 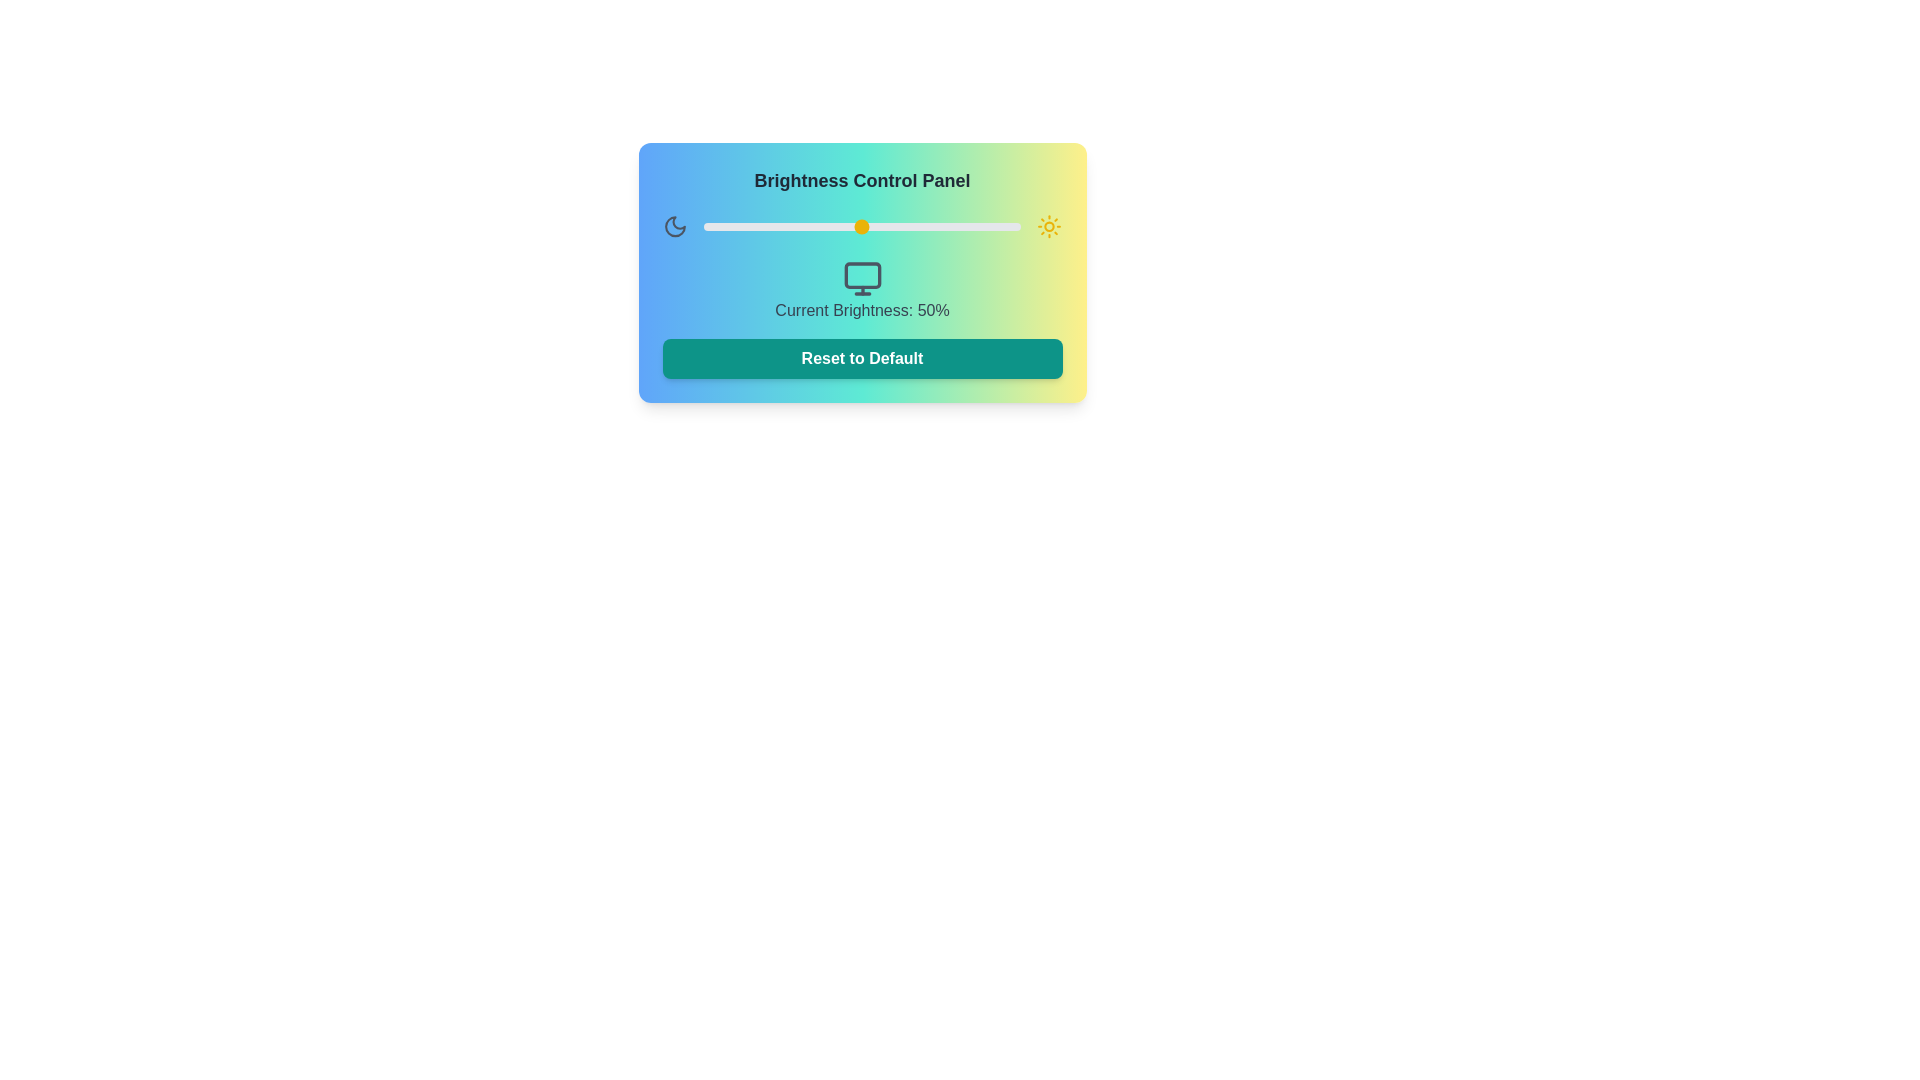 What do you see at coordinates (734, 226) in the screenshot?
I see `the brightness level` at bounding box center [734, 226].